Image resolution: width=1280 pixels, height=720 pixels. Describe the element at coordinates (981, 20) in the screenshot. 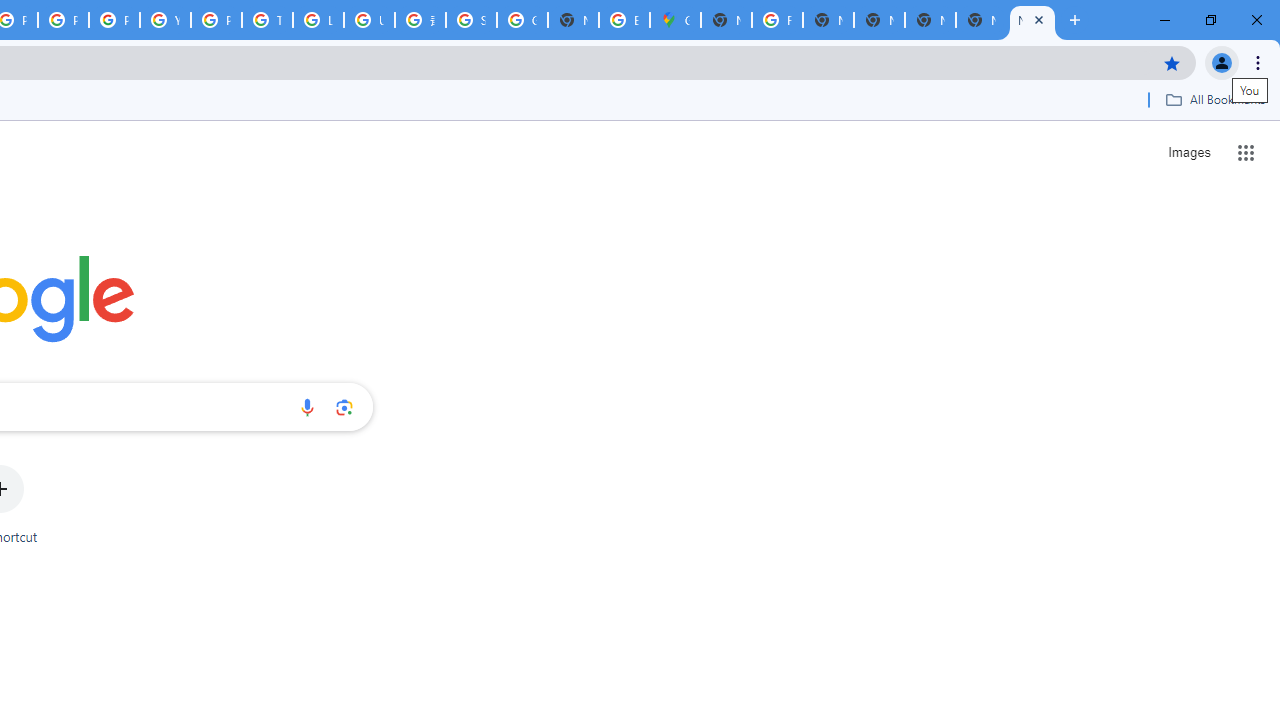

I see `'New Tab'` at that location.